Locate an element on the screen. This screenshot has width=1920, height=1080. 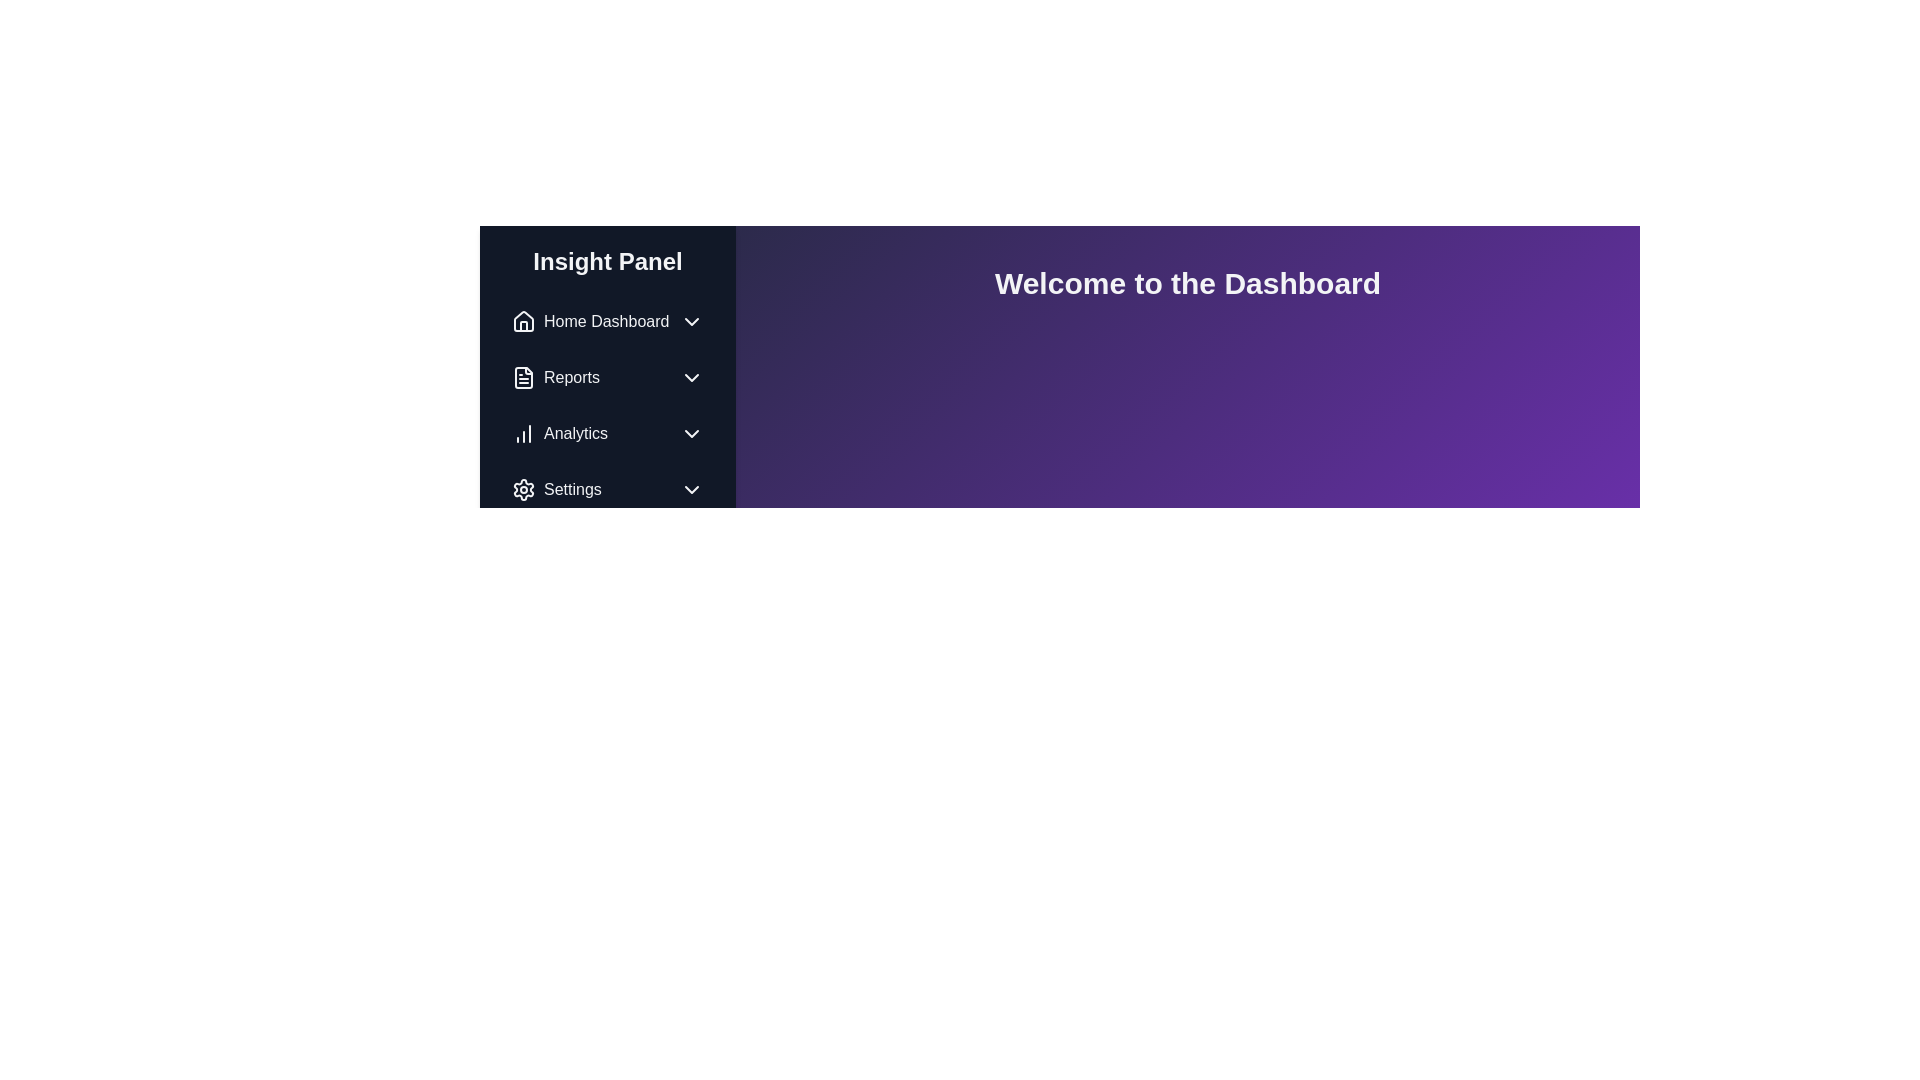
the downward-pointing chevron icon next to the 'Settings' menu item is located at coordinates (691, 489).